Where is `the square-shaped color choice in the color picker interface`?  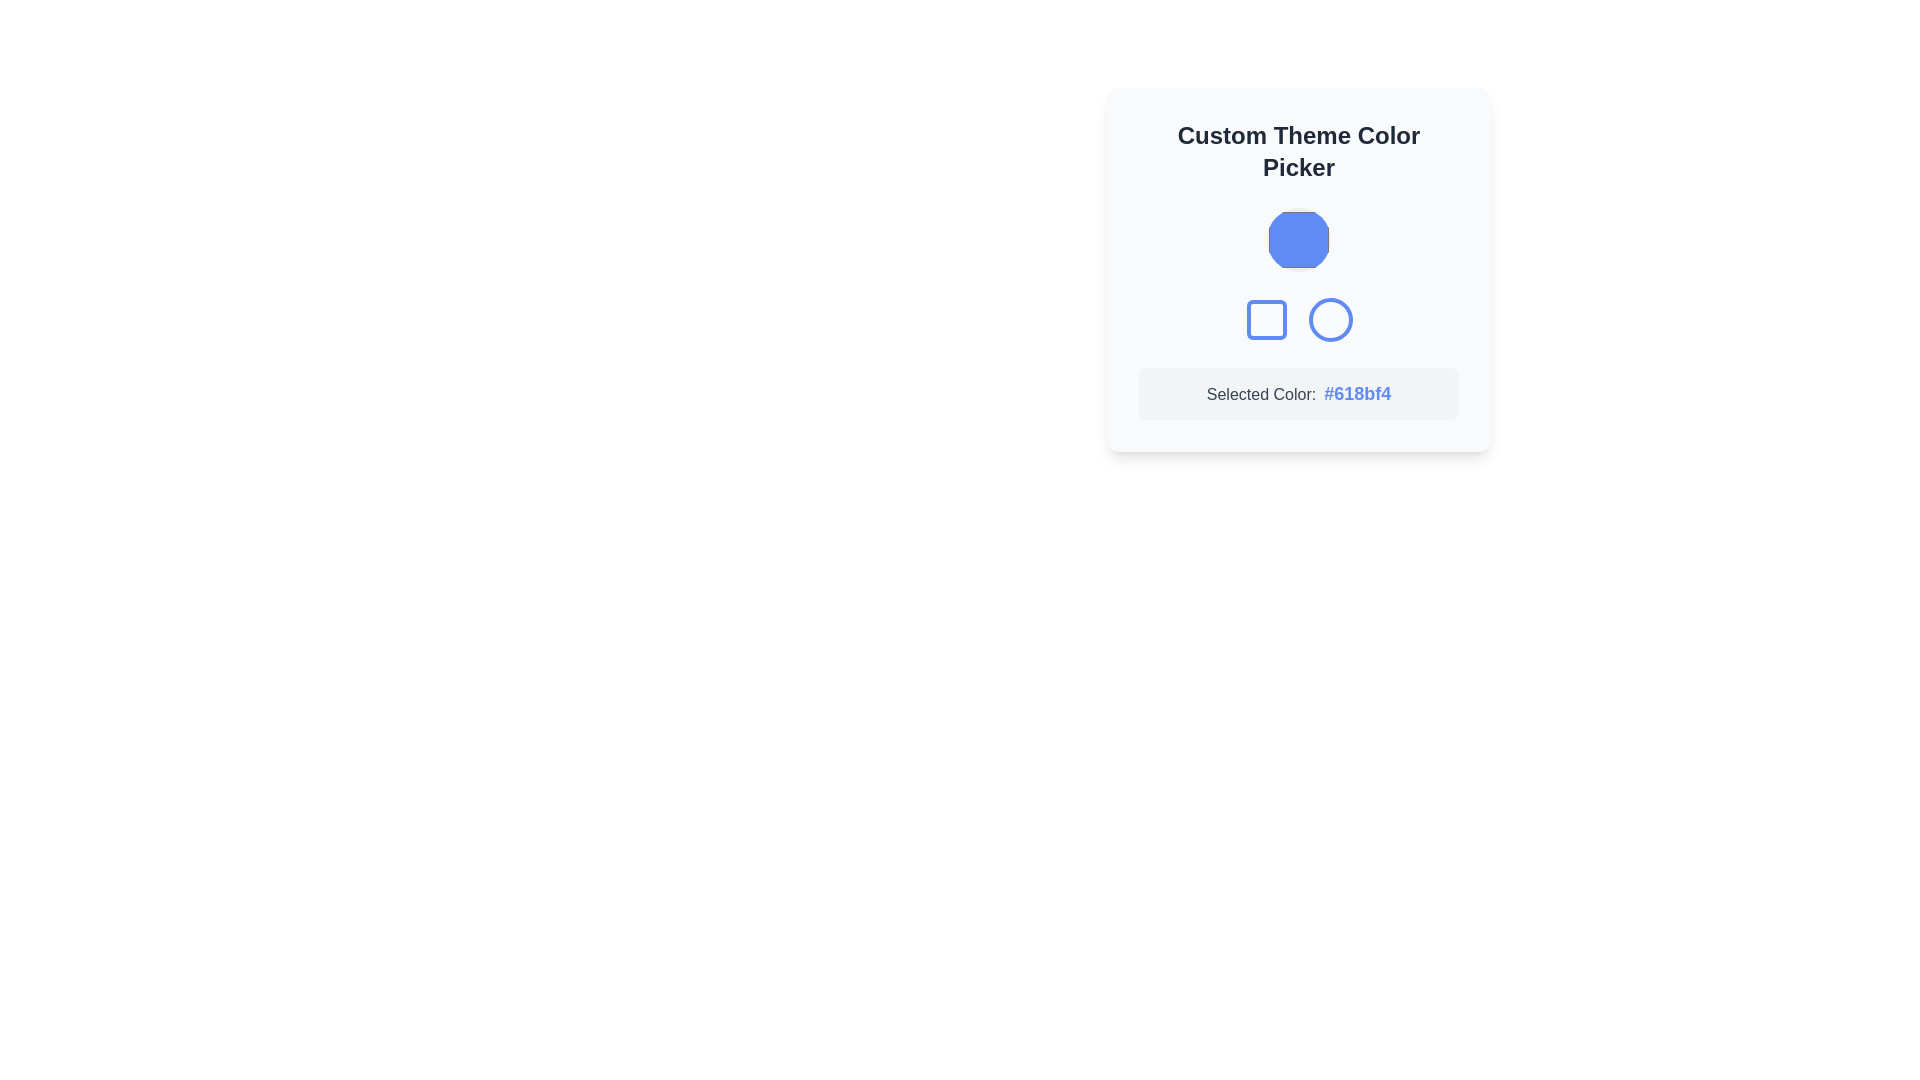 the square-shaped color choice in the color picker interface is located at coordinates (1266, 319).